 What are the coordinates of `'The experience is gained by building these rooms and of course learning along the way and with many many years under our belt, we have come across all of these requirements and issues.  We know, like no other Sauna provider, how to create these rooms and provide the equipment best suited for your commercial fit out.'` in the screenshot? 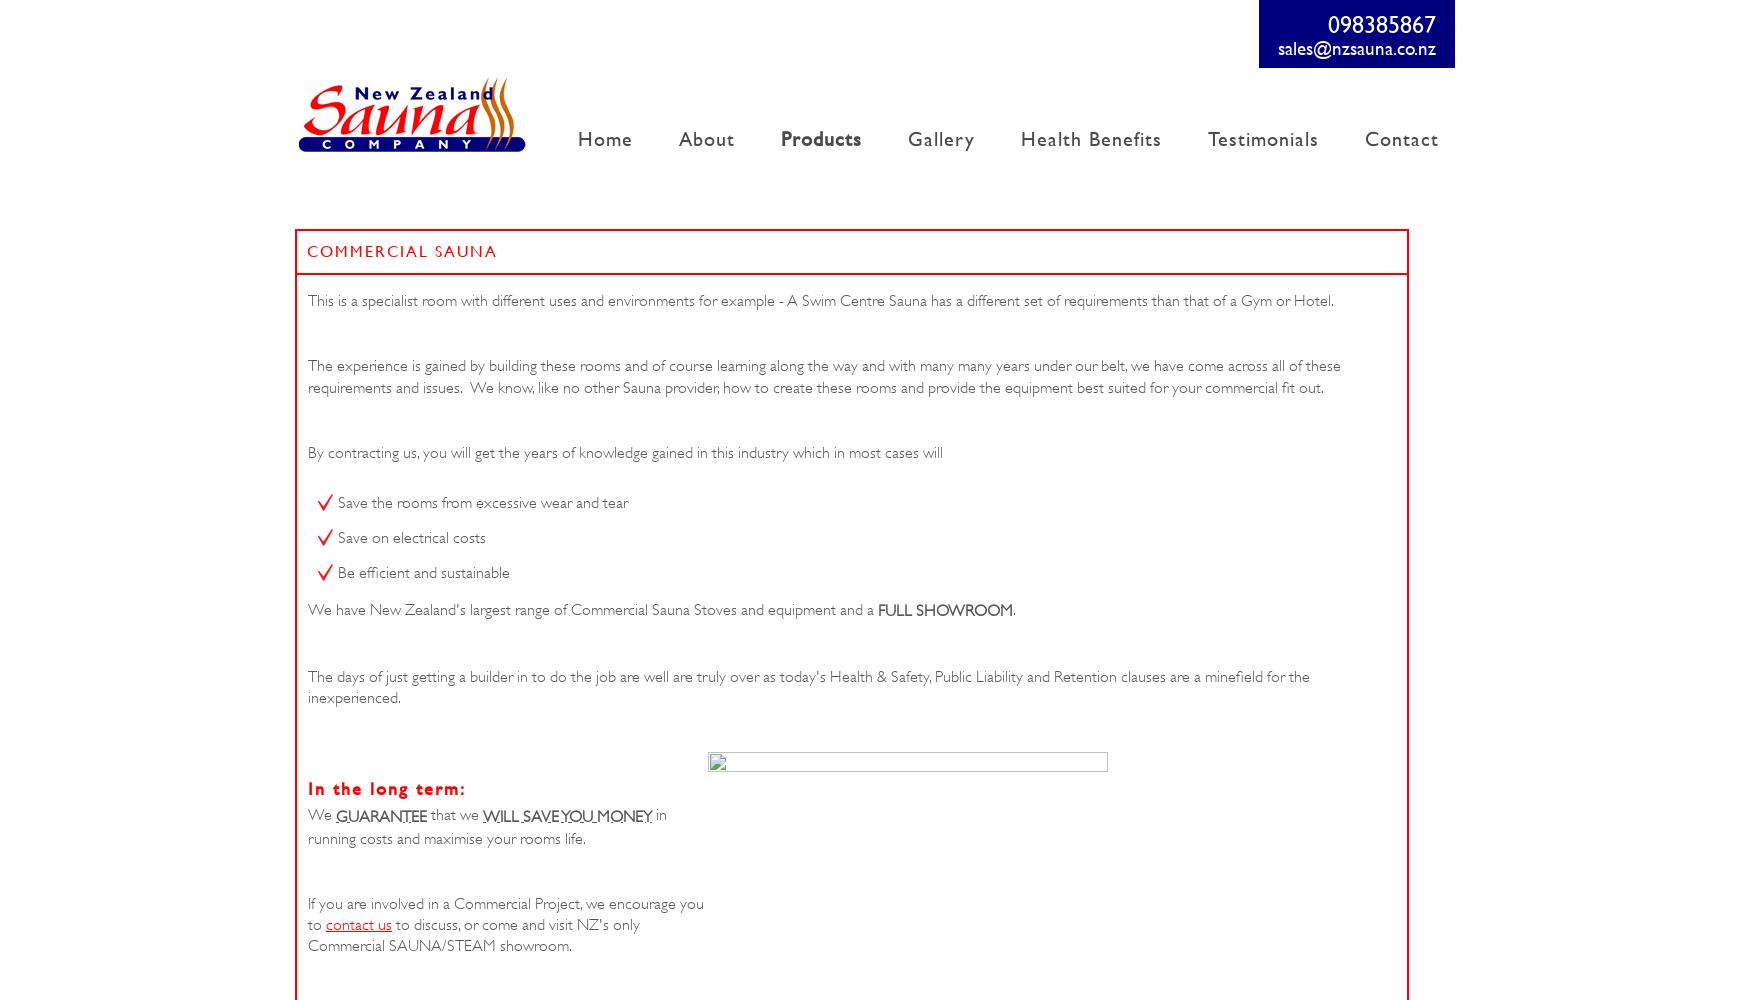 It's located at (824, 377).